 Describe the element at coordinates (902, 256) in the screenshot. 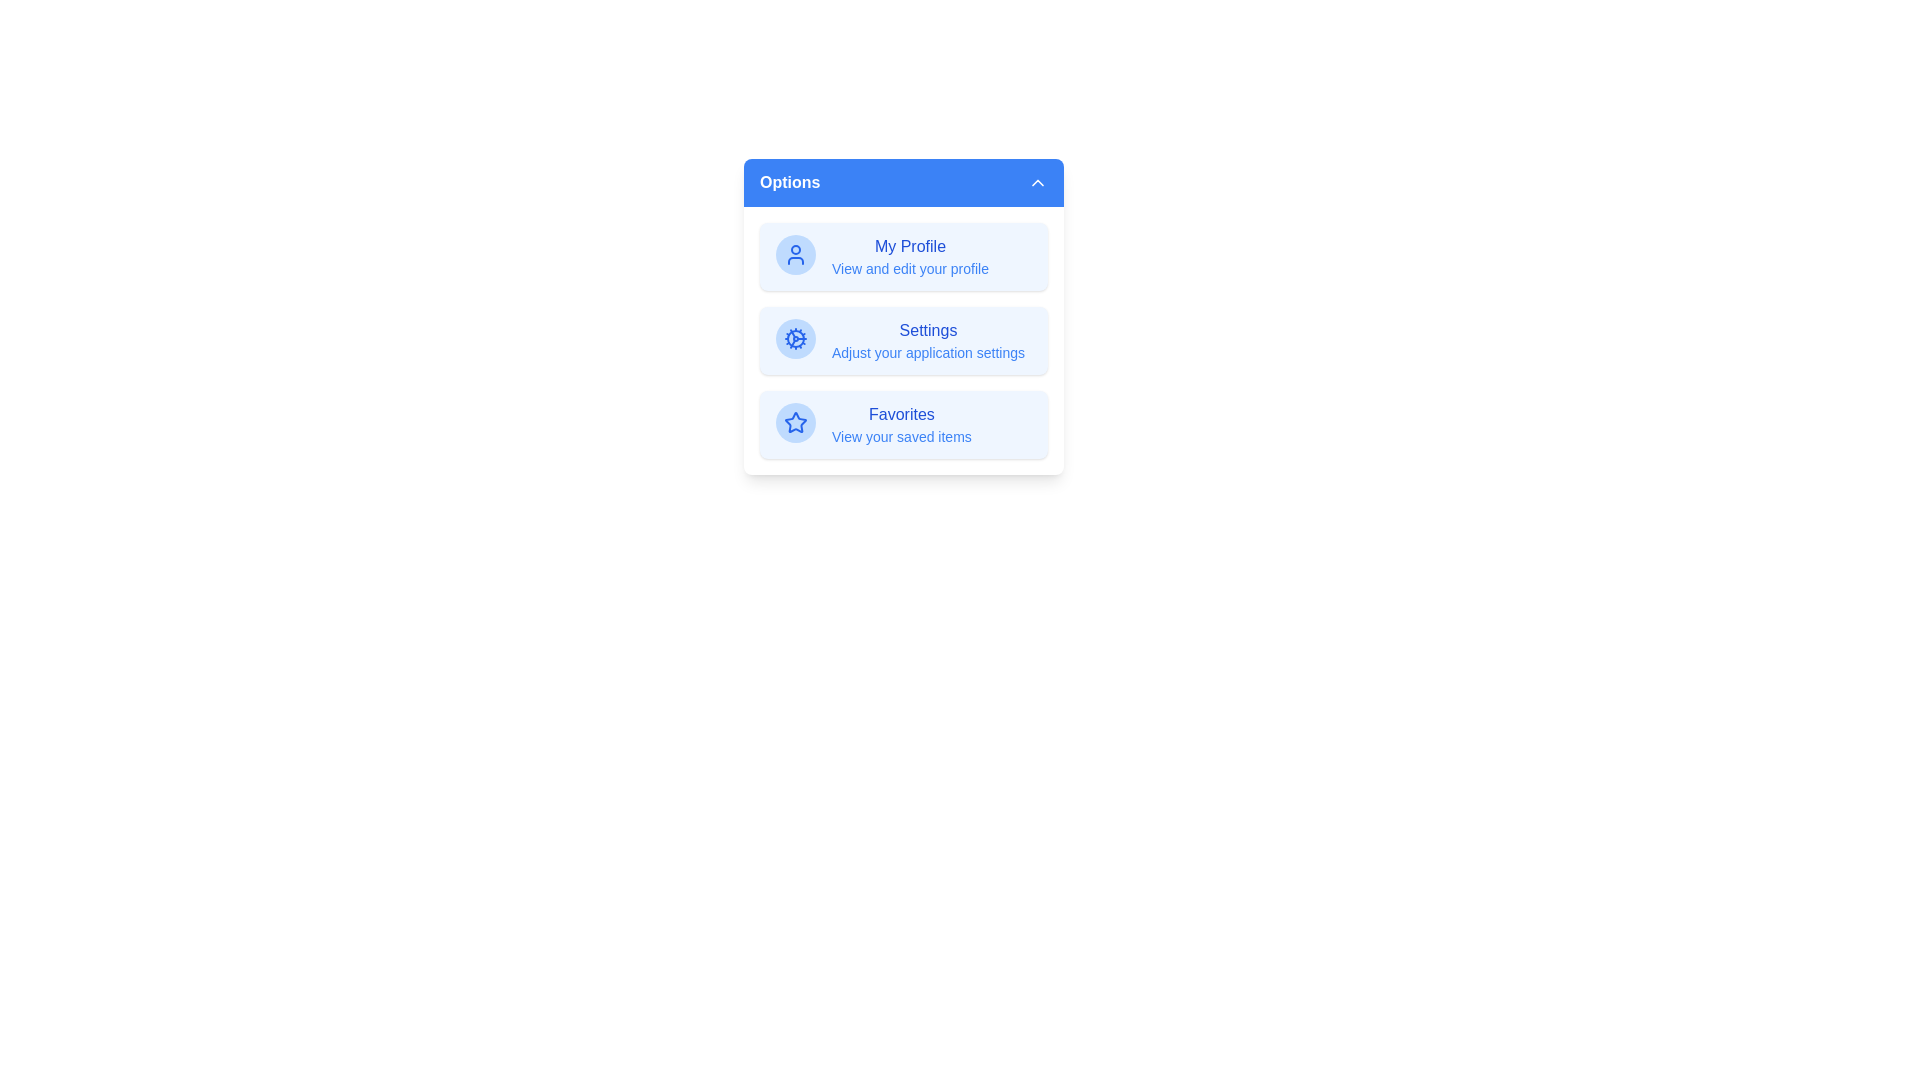

I see `the option My Profile from the list by clicking on it` at that location.